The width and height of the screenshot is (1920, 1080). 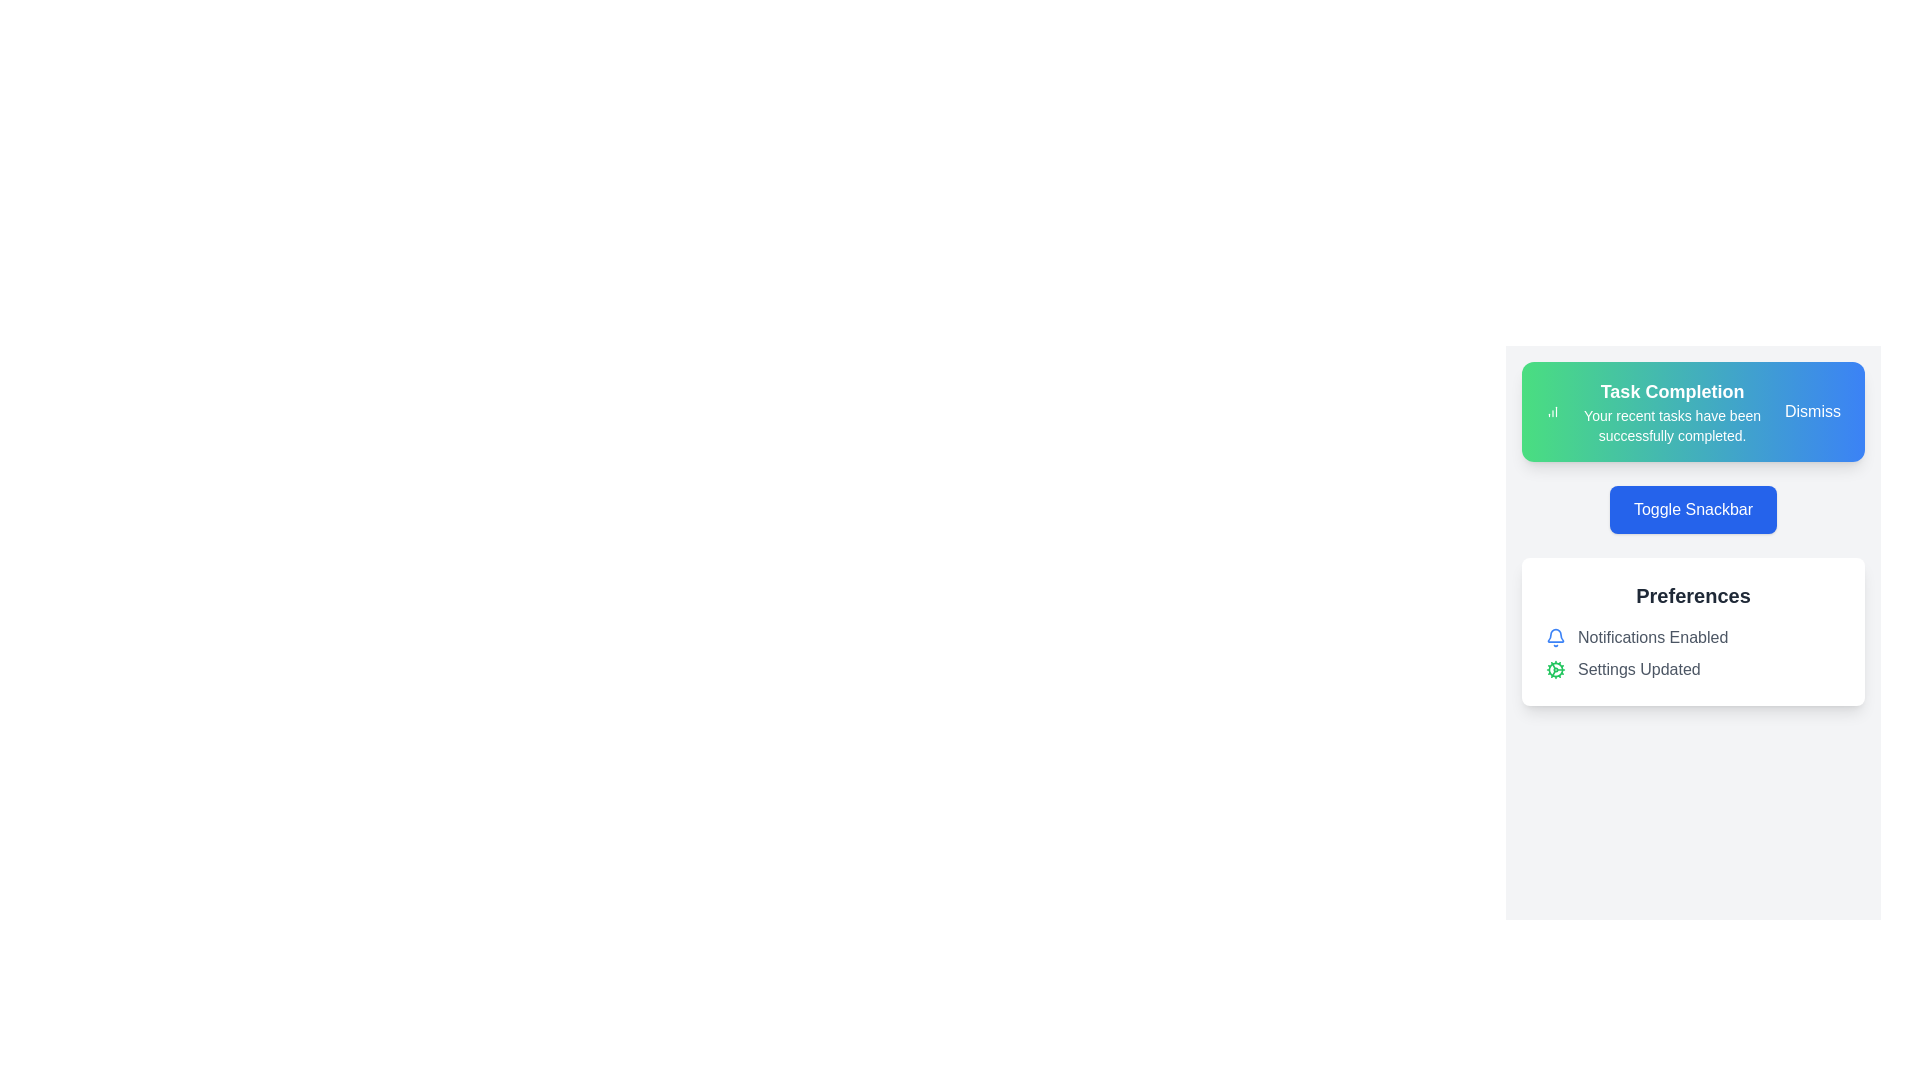 What do you see at coordinates (1692, 508) in the screenshot?
I see `the 'Toggle Snackbar' button to toggle the visibility of the snackbar` at bounding box center [1692, 508].